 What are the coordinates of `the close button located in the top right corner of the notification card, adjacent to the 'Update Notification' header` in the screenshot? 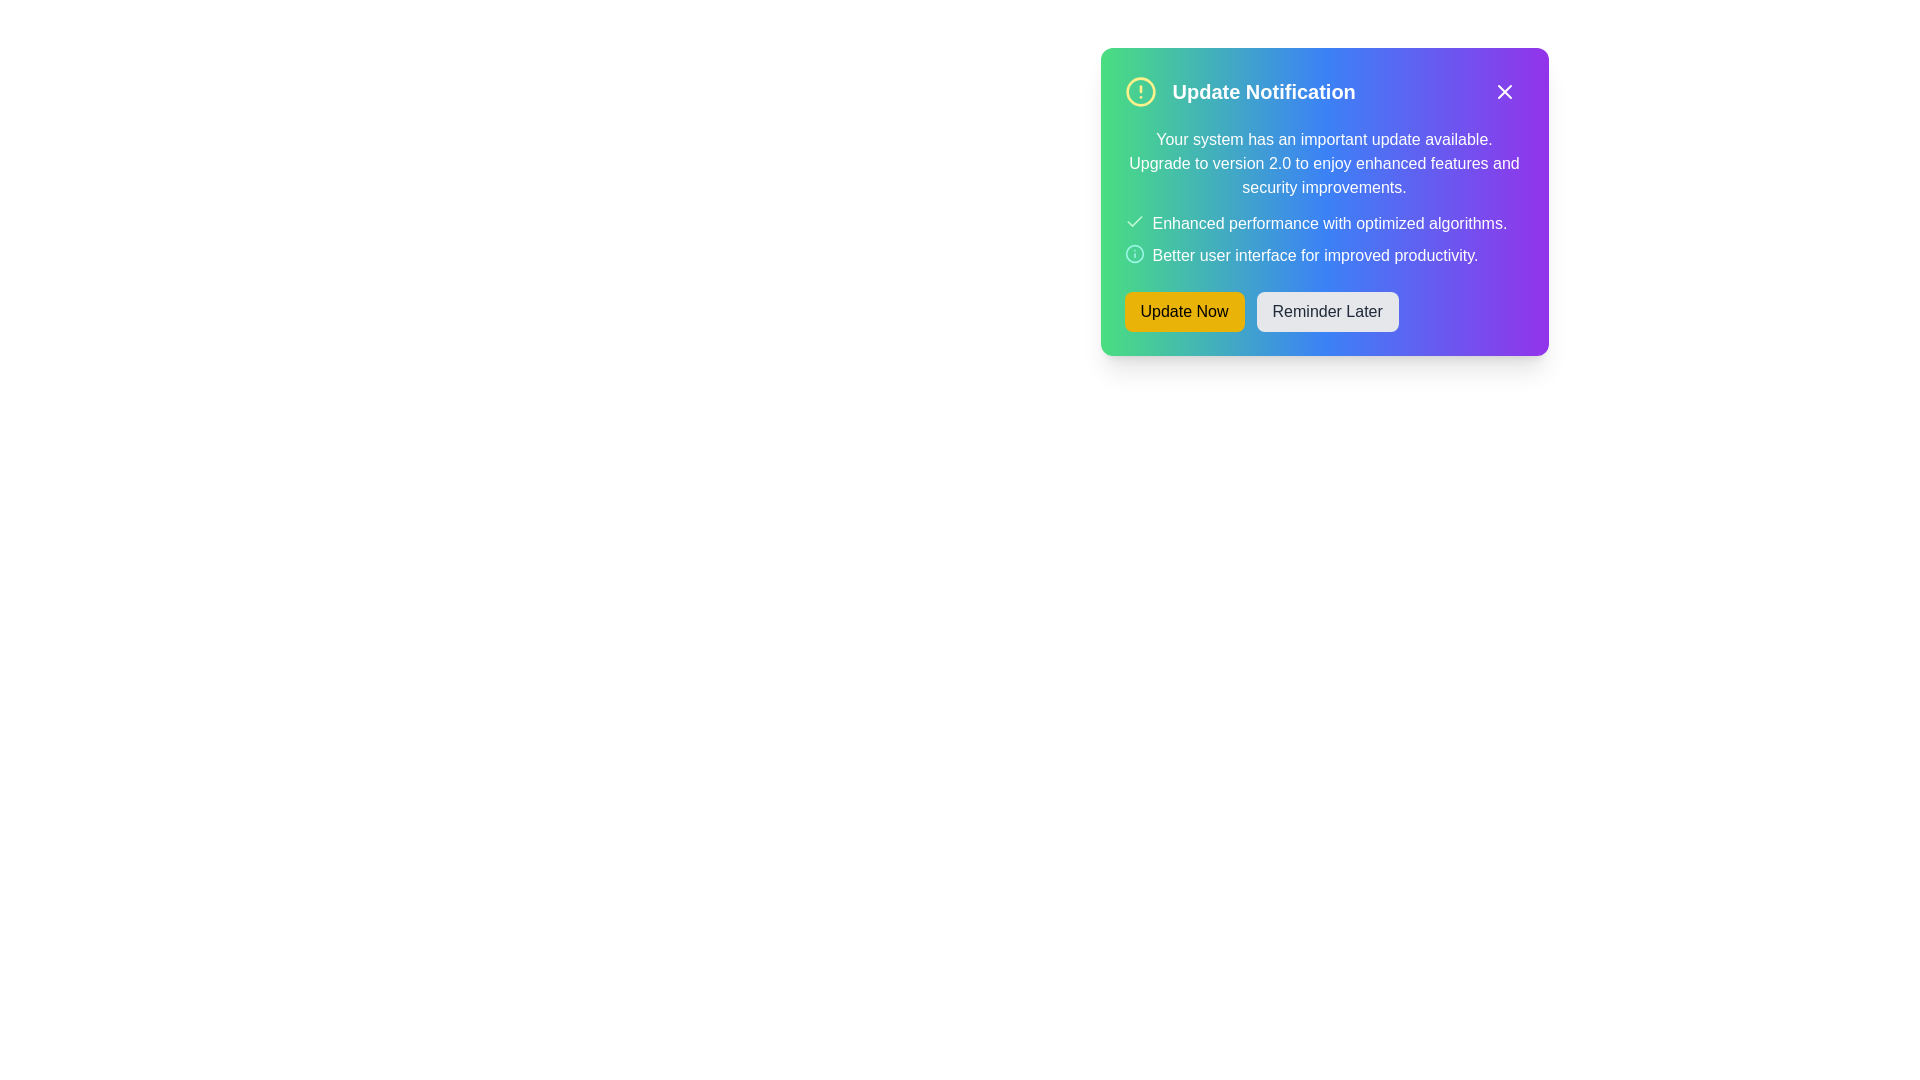 It's located at (1504, 92).